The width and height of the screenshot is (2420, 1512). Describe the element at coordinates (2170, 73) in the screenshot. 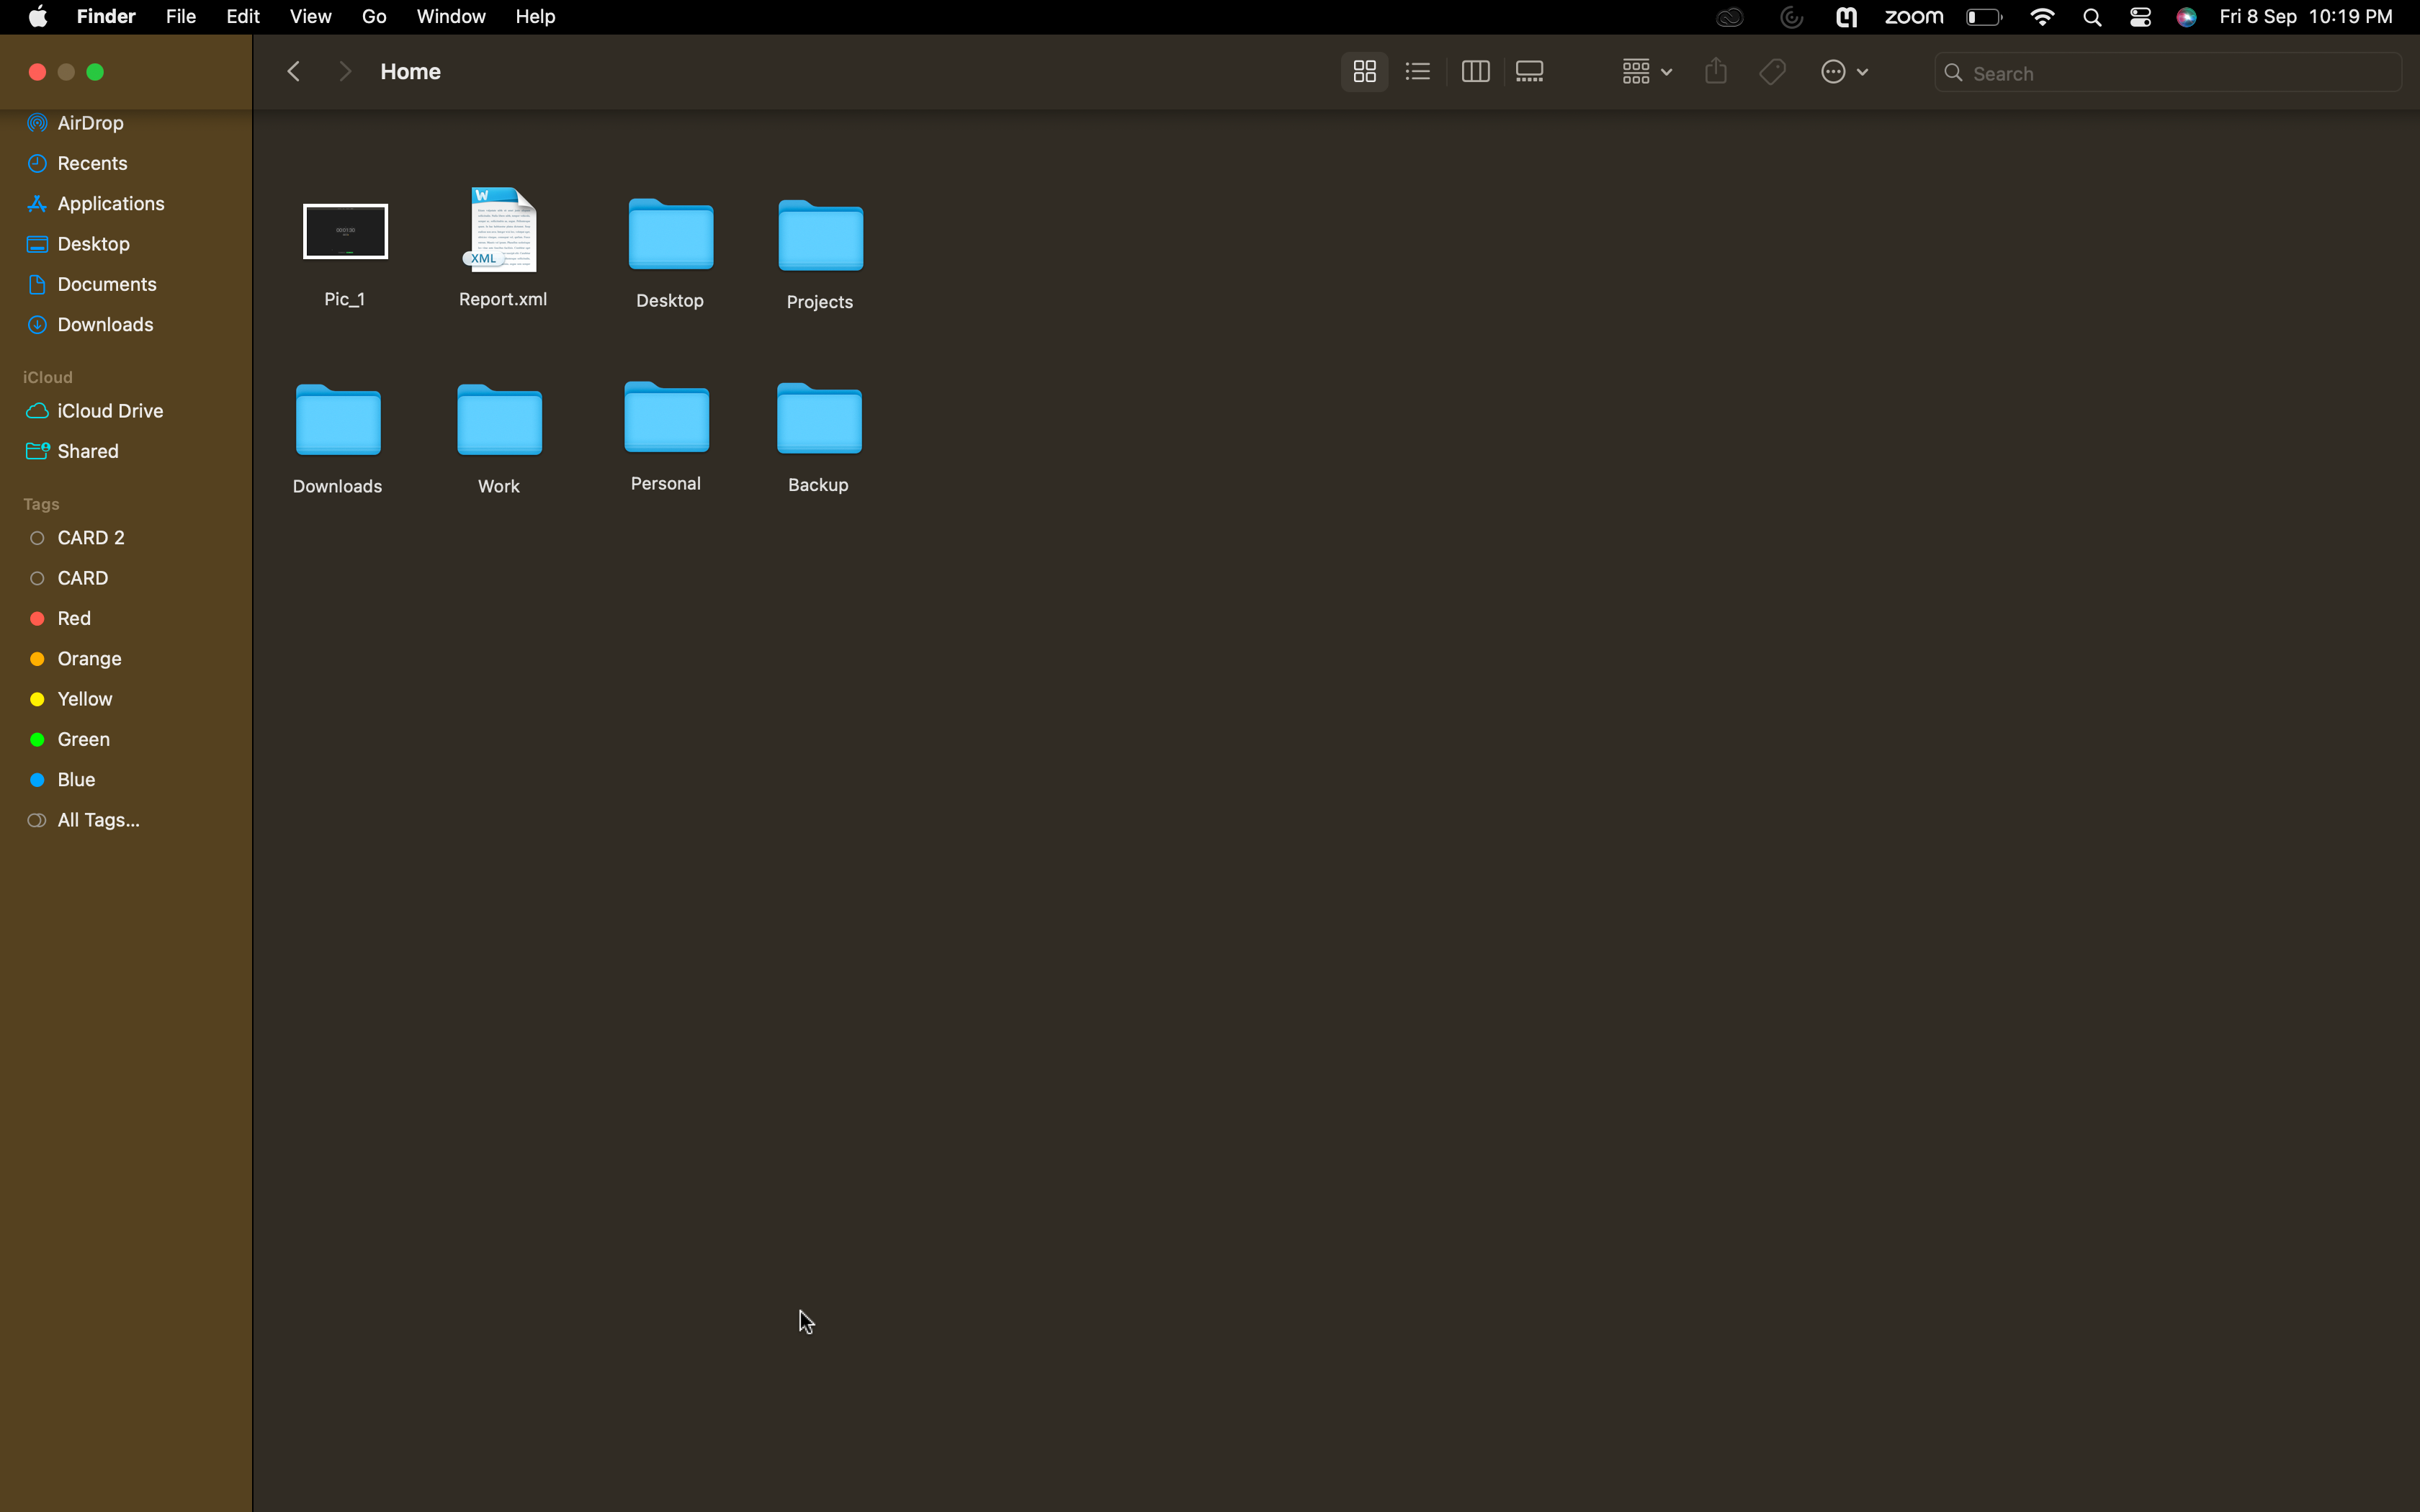

I see `a search for the document named "report" in the present folder` at that location.